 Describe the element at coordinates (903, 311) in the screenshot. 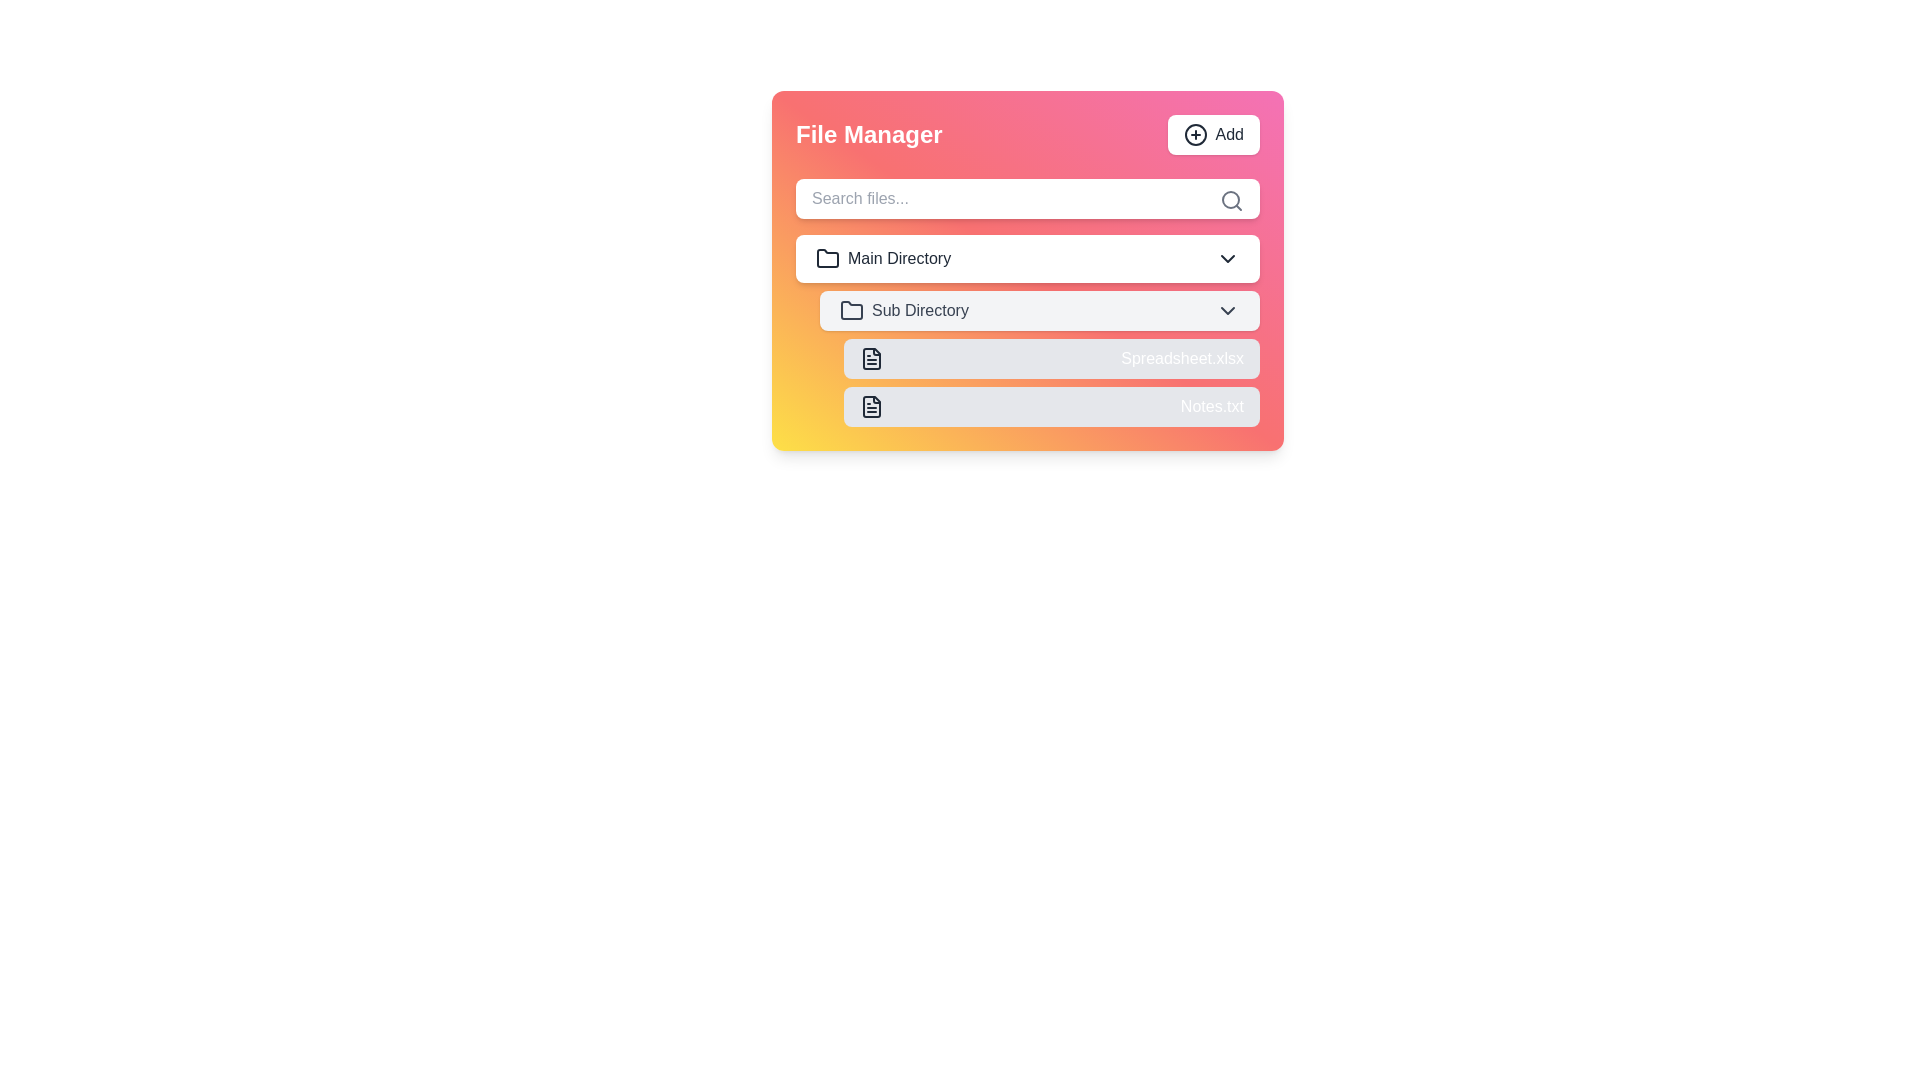

I see `the 'Sub Directory' folder entry selector, which features a folder icon next to the text` at that location.